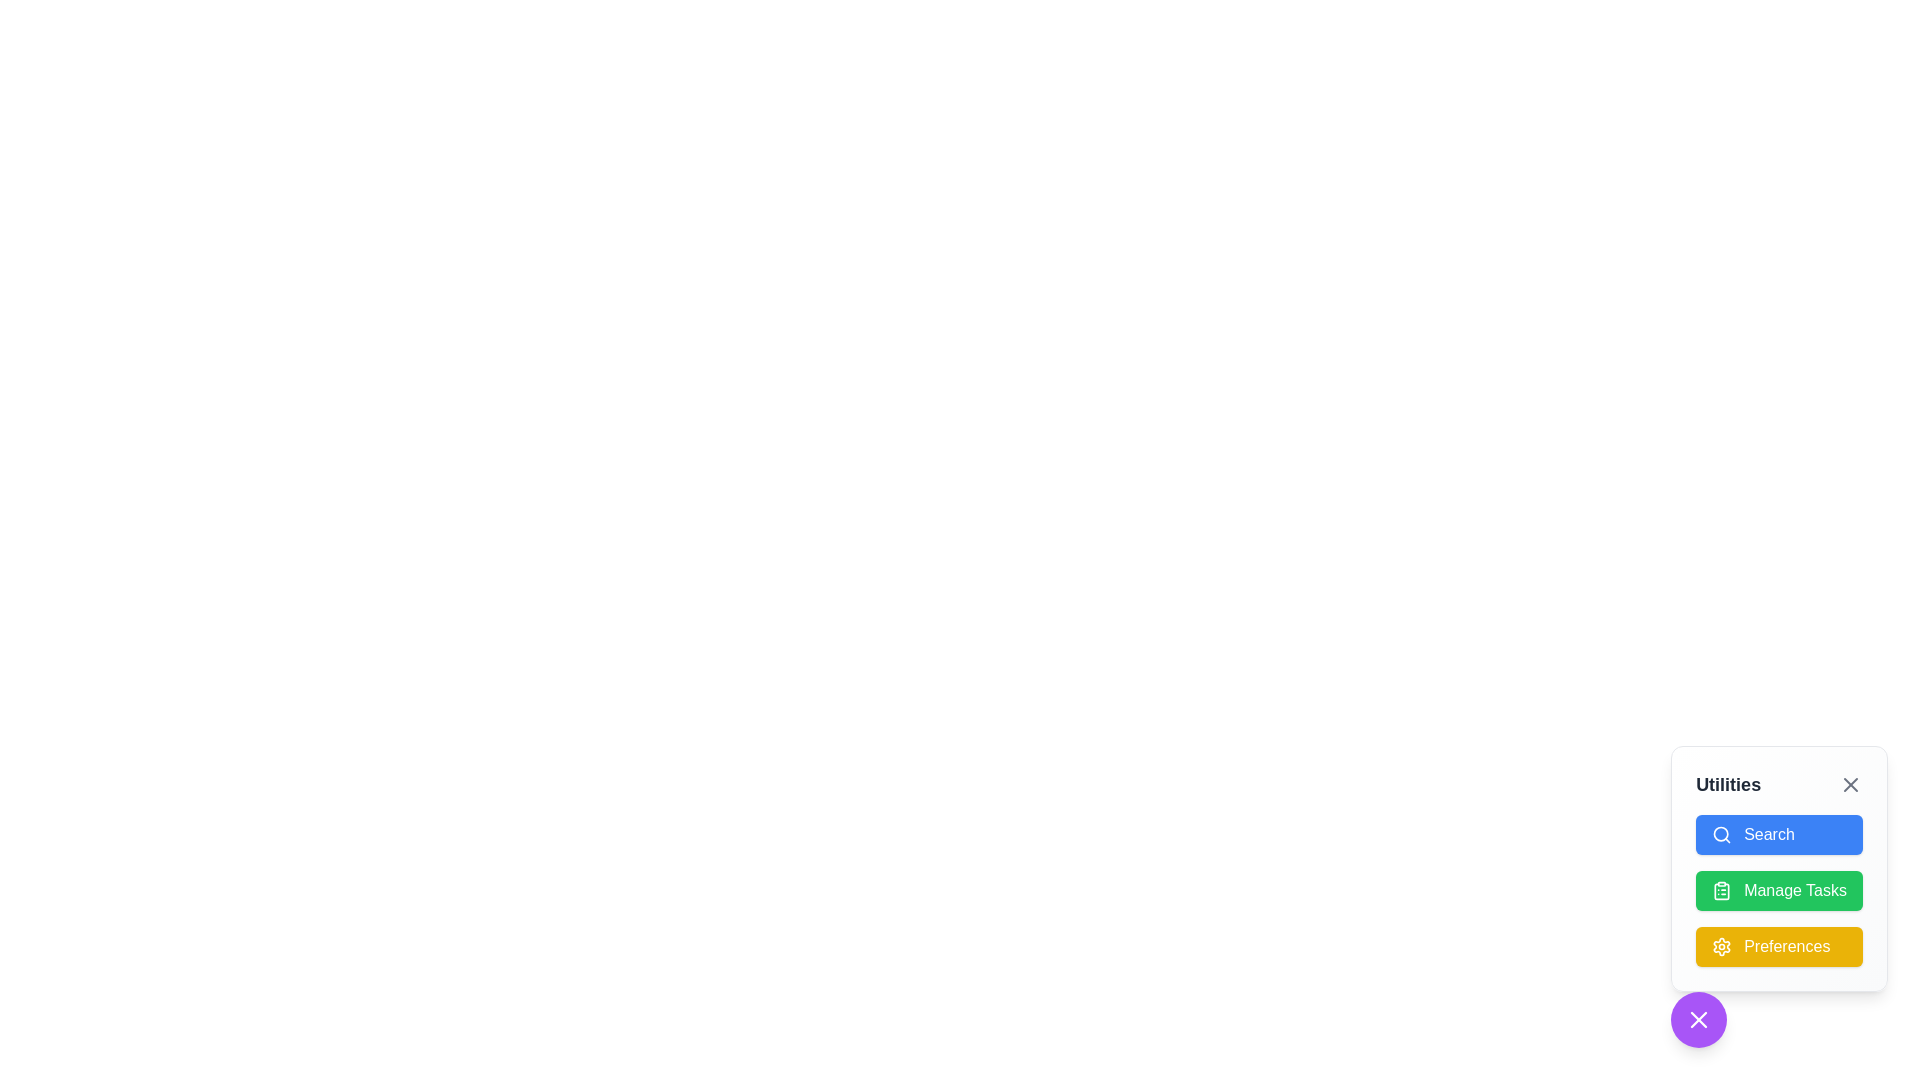  Describe the element at coordinates (1698, 1019) in the screenshot. I see `the circular purple button with a white 'X' icon located` at that location.